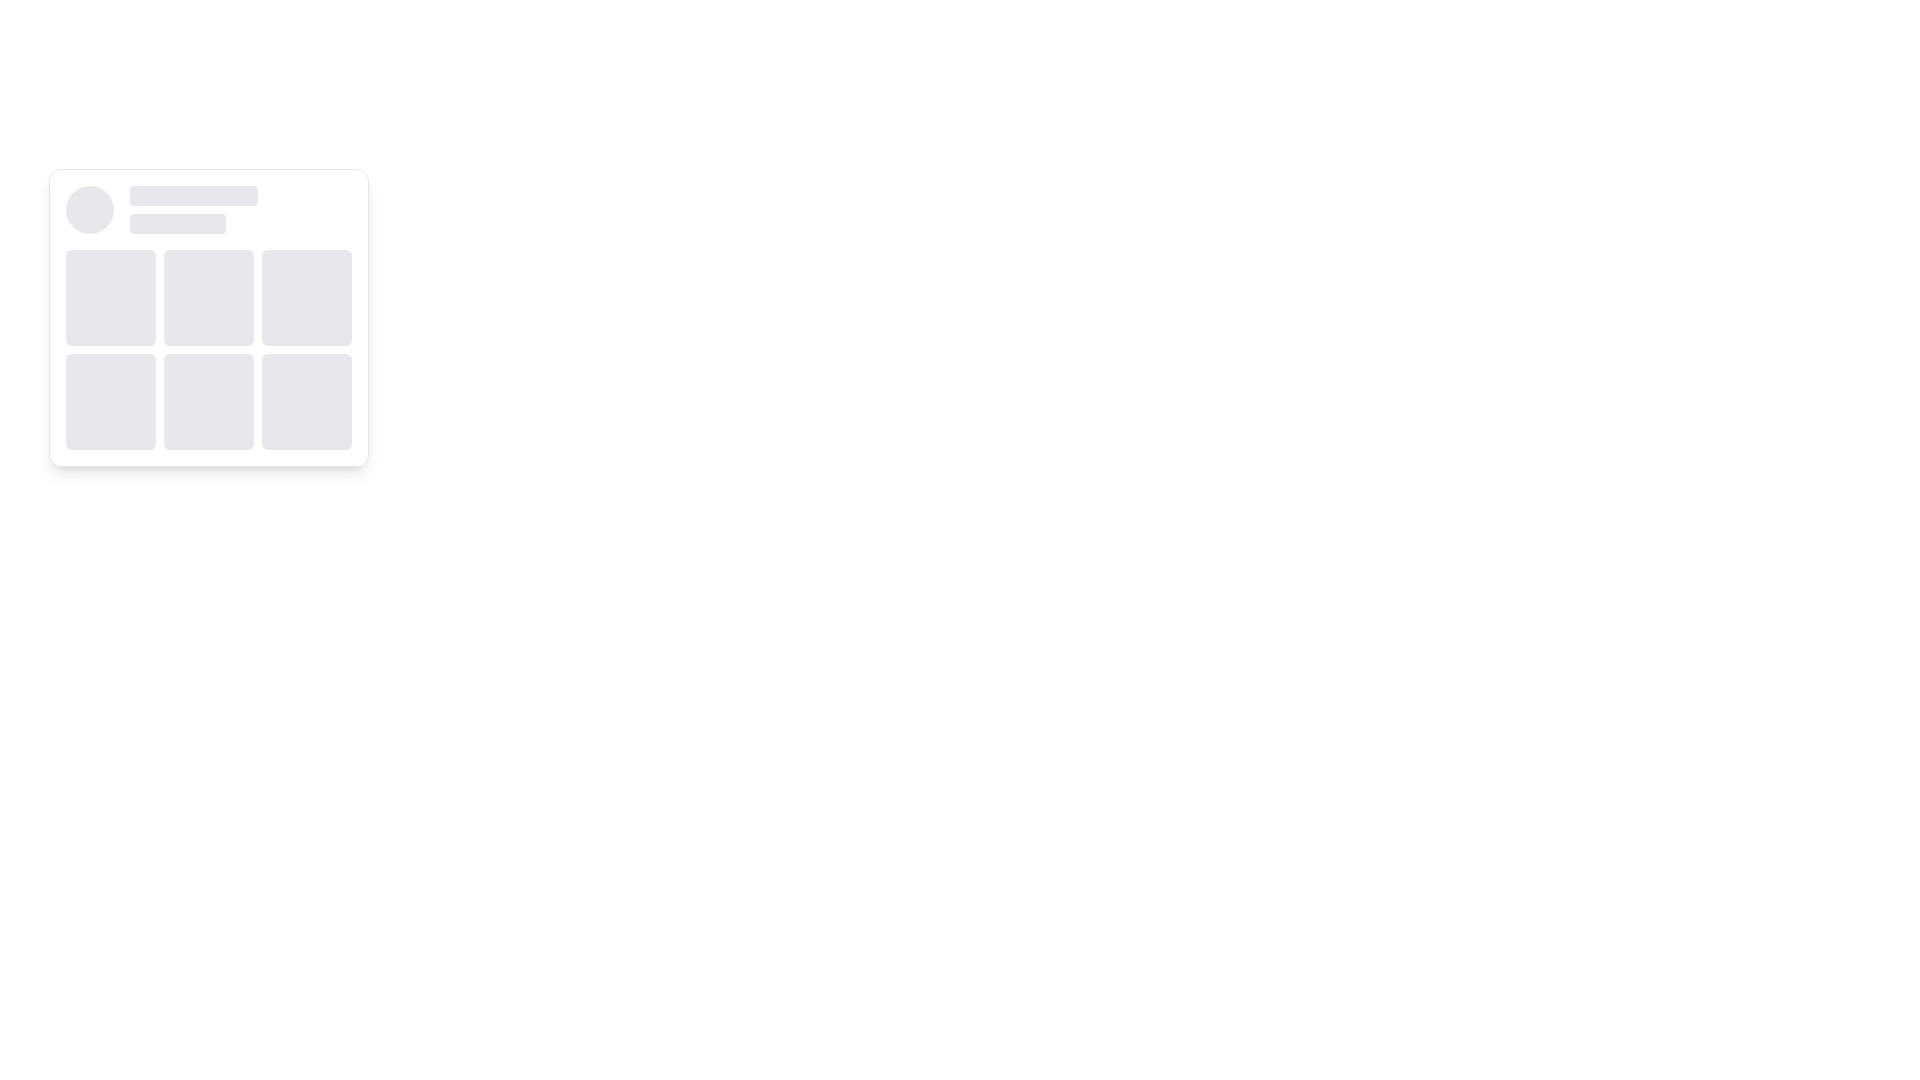 This screenshot has height=1080, width=1920. What do you see at coordinates (109, 297) in the screenshot?
I see `the top-left Placeholder box in a 3x2 grid layout with rounded corners and a light gray background` at bounding box center [109, 297].